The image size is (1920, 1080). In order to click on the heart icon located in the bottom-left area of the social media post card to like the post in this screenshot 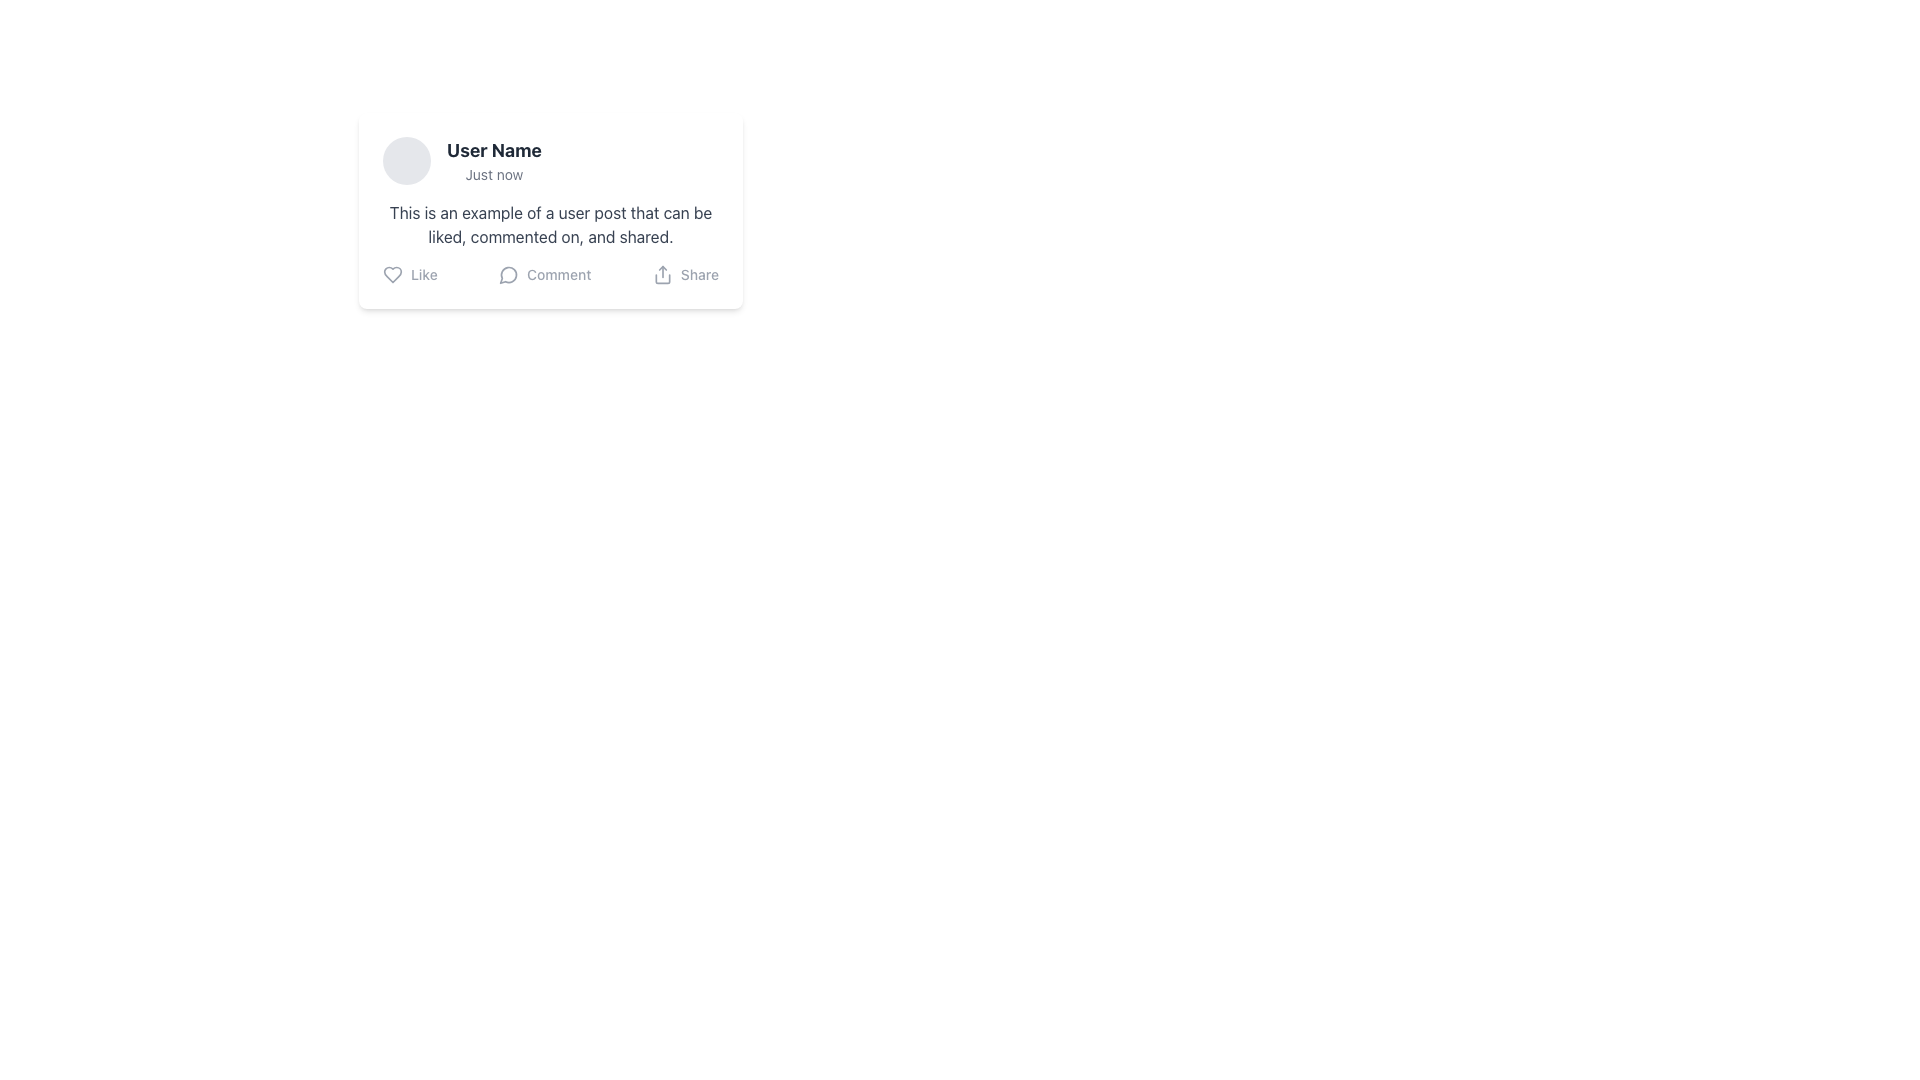, I will do `click(393, 274)`.